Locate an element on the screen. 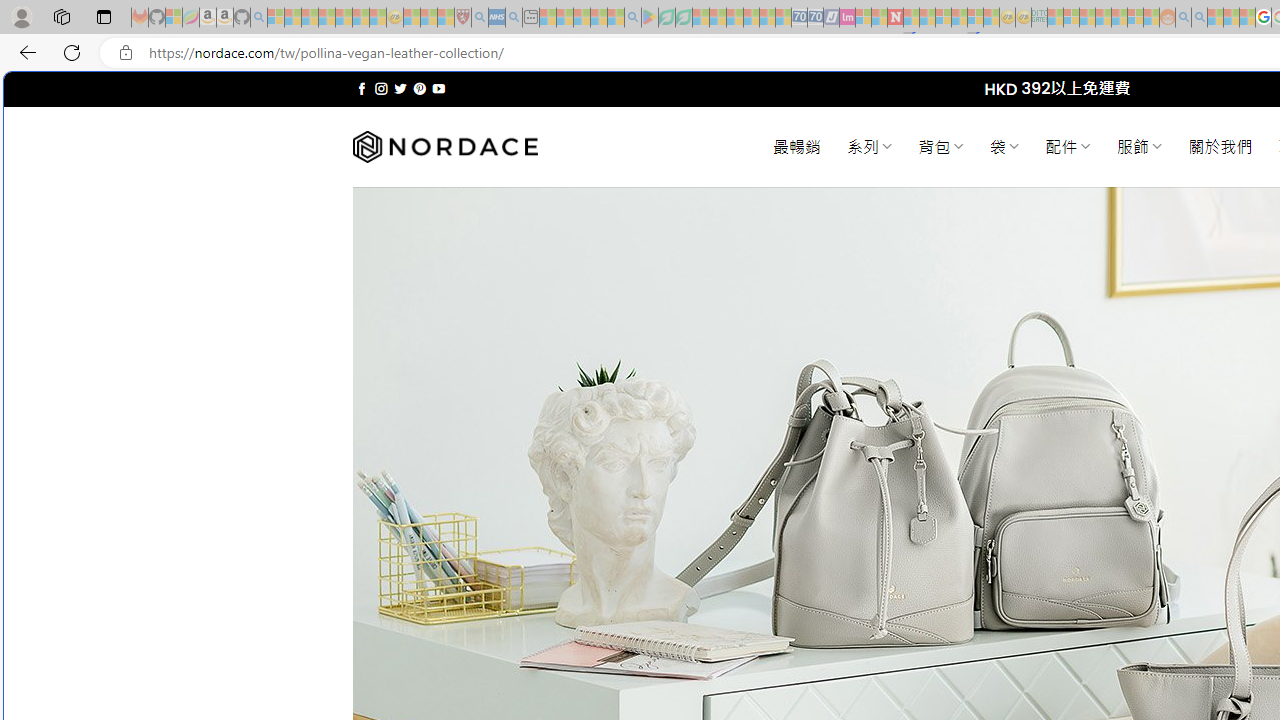 The width and height of the screenshot is (1280, 720). 'Jobs - lastminute.com Investor Portal - Sleeping' is located at coordinates (847, 17).